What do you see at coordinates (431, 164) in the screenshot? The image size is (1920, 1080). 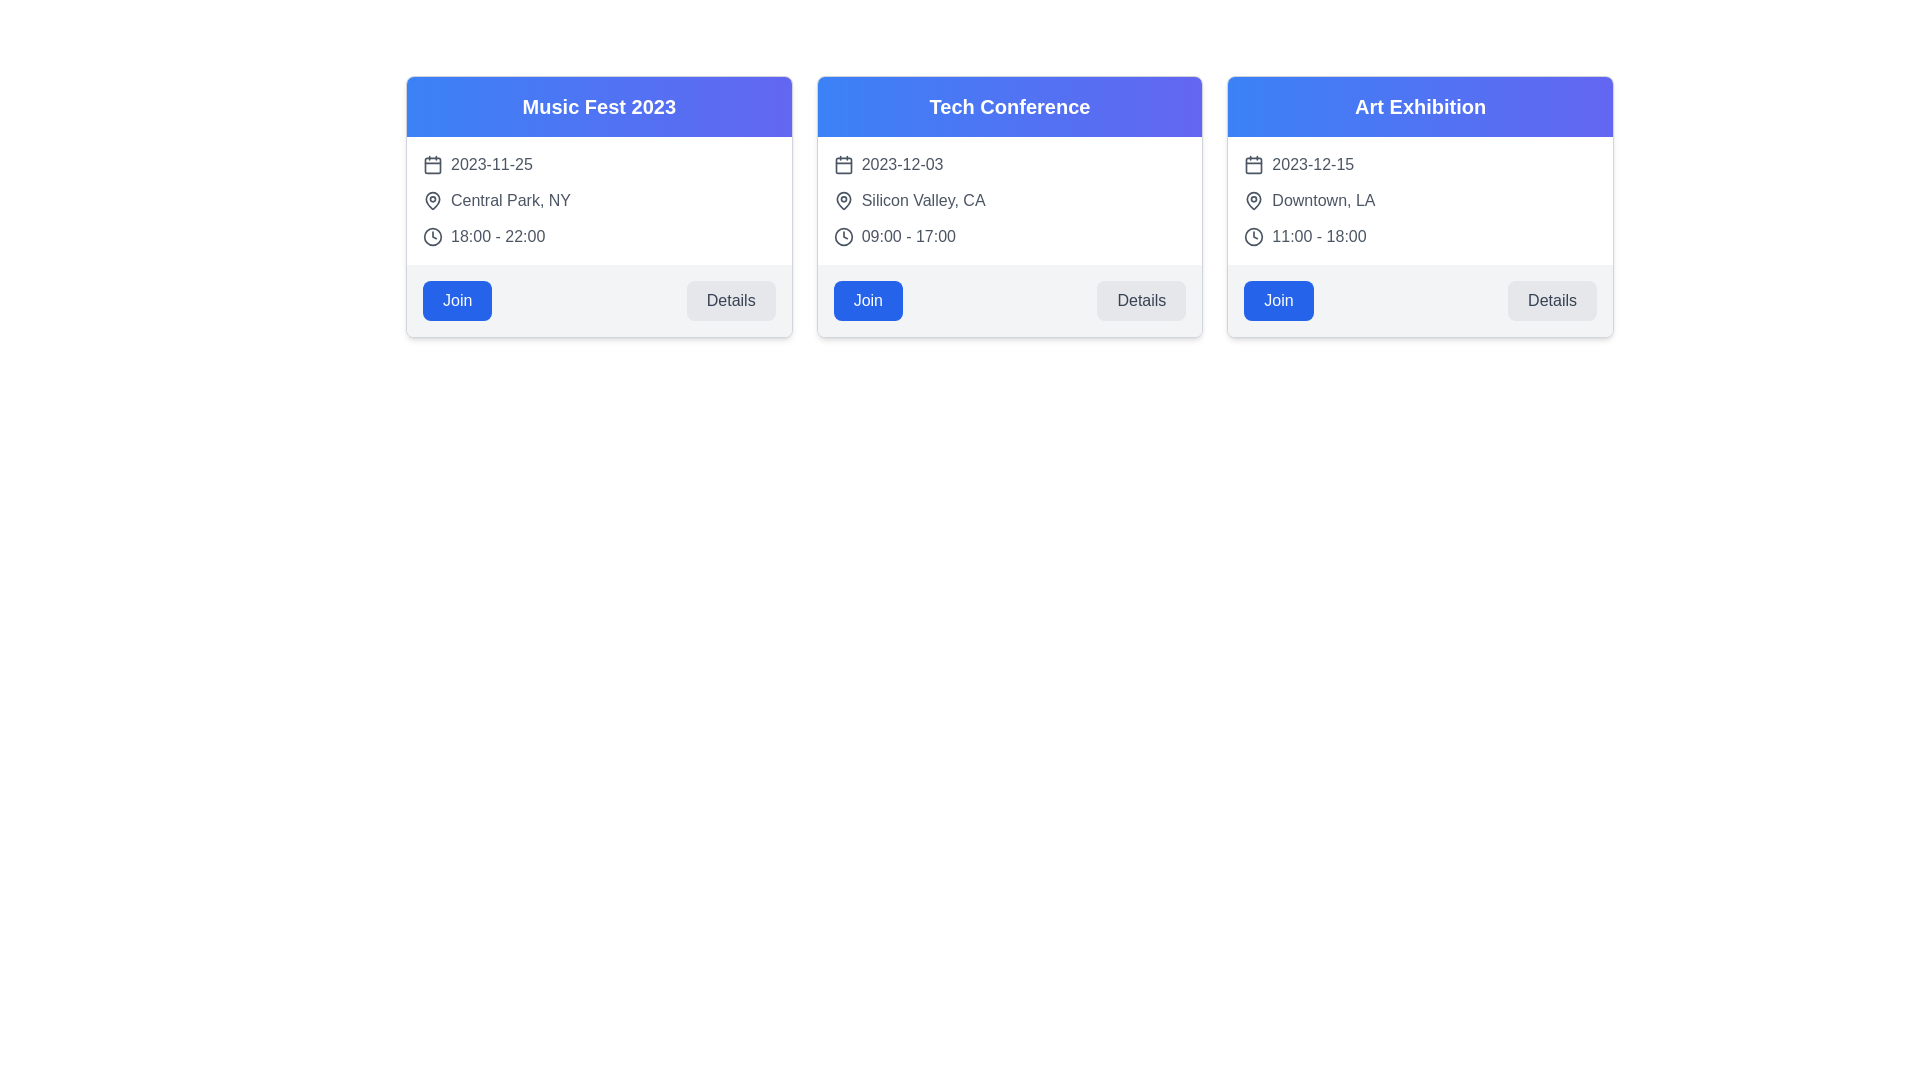 I see `the calendar icon graphic component located in the upper-left area of the 'Music Fest 2023' event card, preceding the text '2023-11-25'` at bounding box center [431, 164].